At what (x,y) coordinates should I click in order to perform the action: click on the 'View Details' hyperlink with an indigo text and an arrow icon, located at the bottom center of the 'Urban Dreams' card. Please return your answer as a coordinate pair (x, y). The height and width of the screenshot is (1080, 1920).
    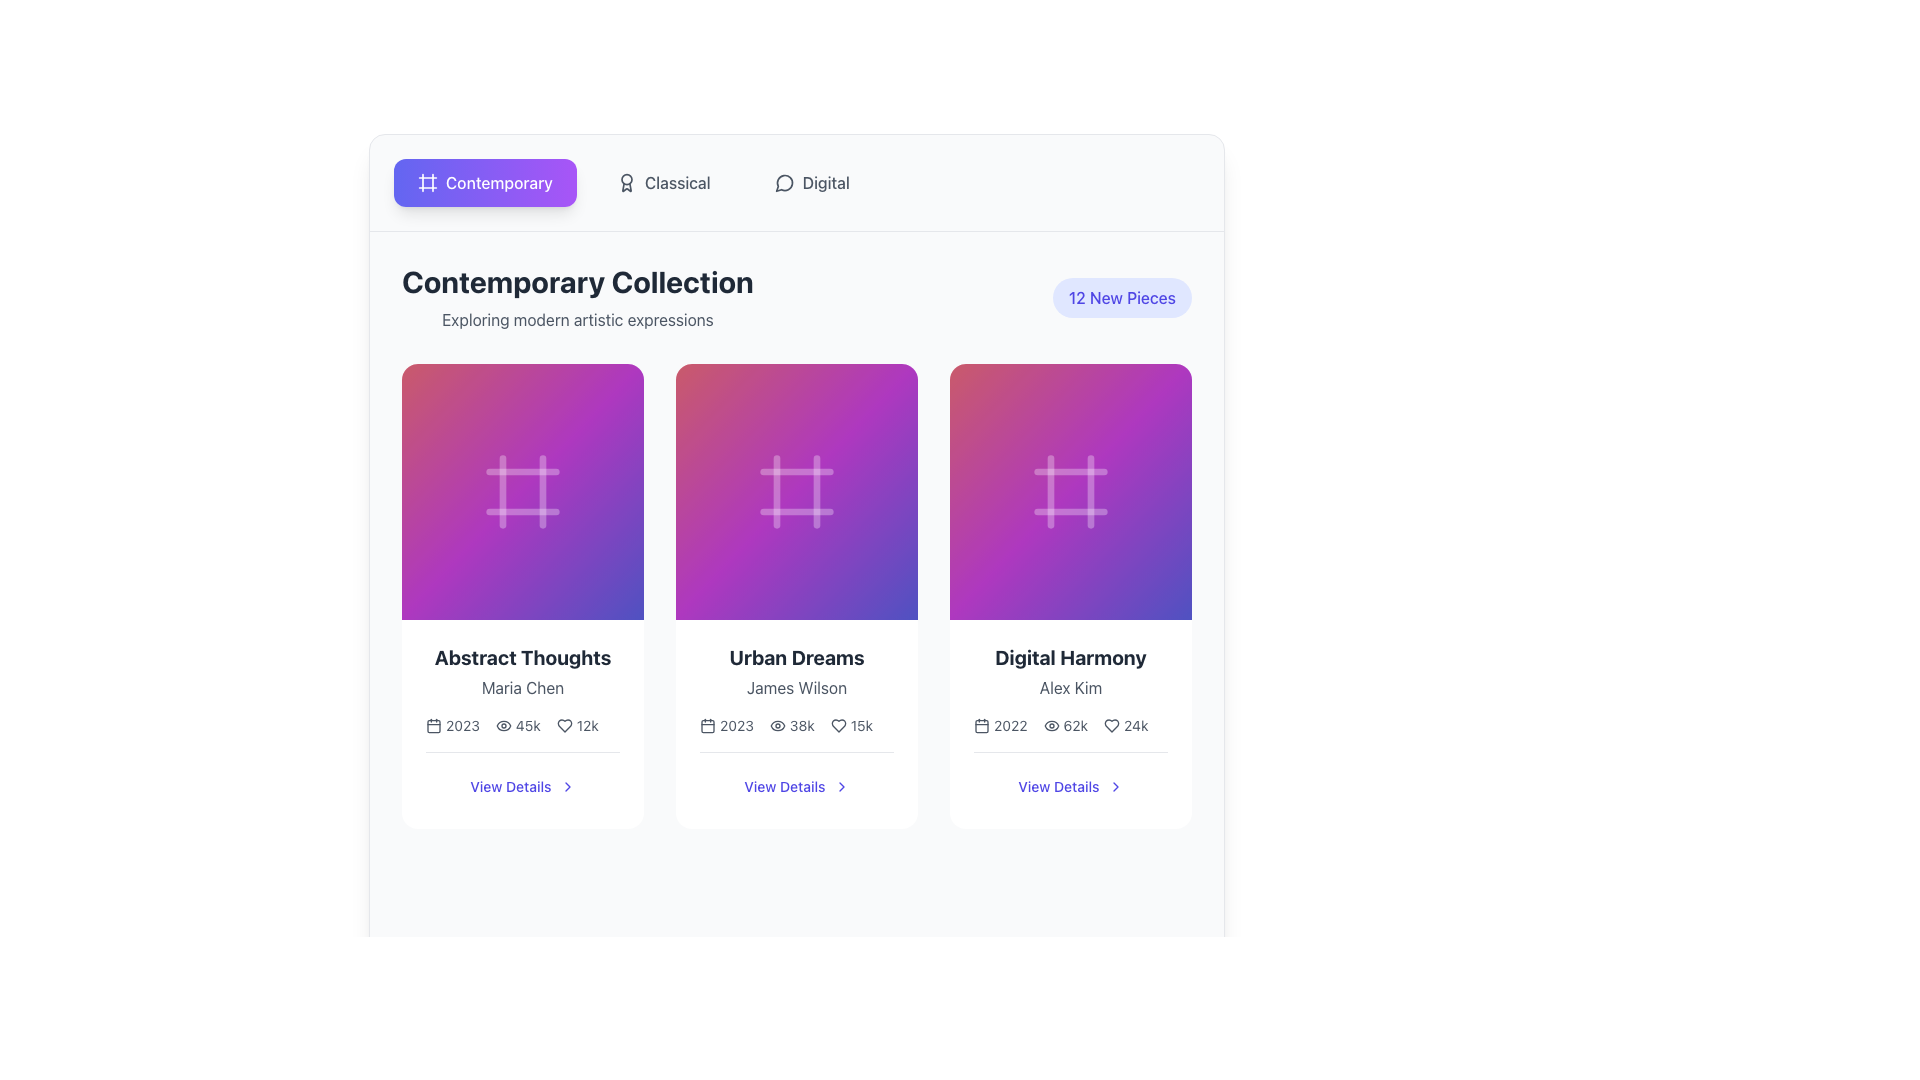
    Looking at the image, I should click on (795, 785).